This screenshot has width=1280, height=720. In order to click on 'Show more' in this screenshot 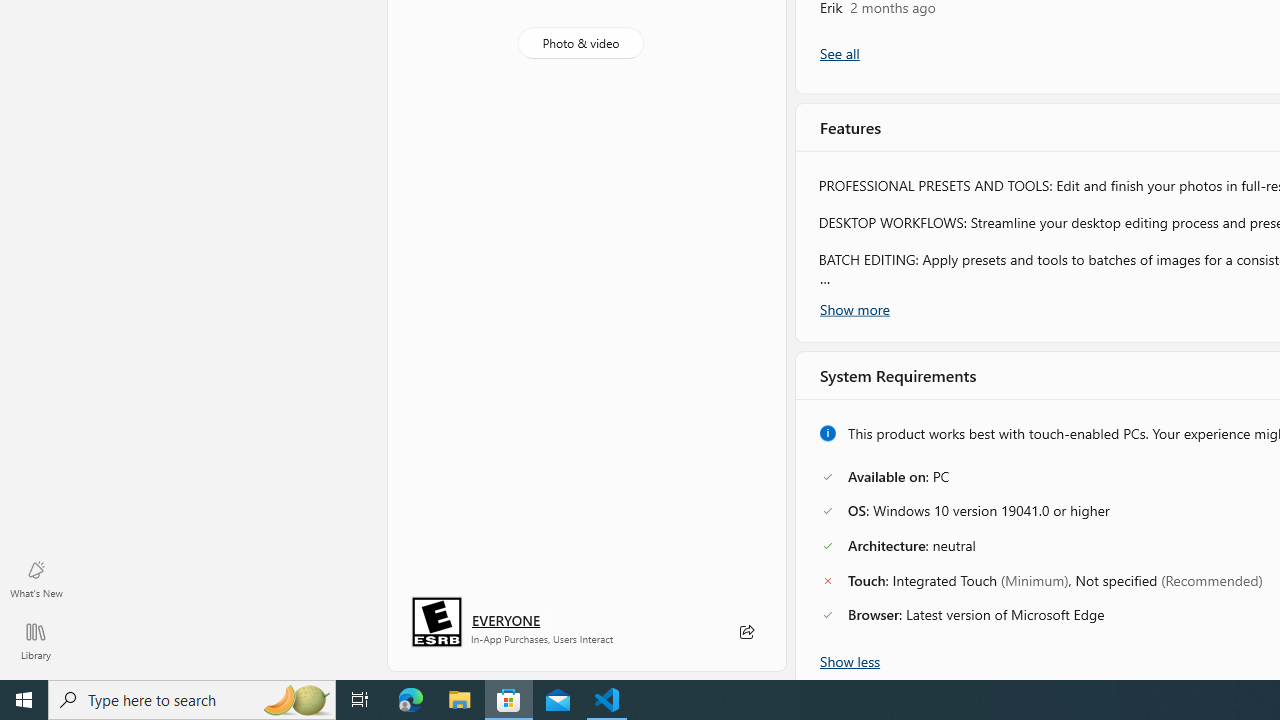, I will do `click(855, 307)`.